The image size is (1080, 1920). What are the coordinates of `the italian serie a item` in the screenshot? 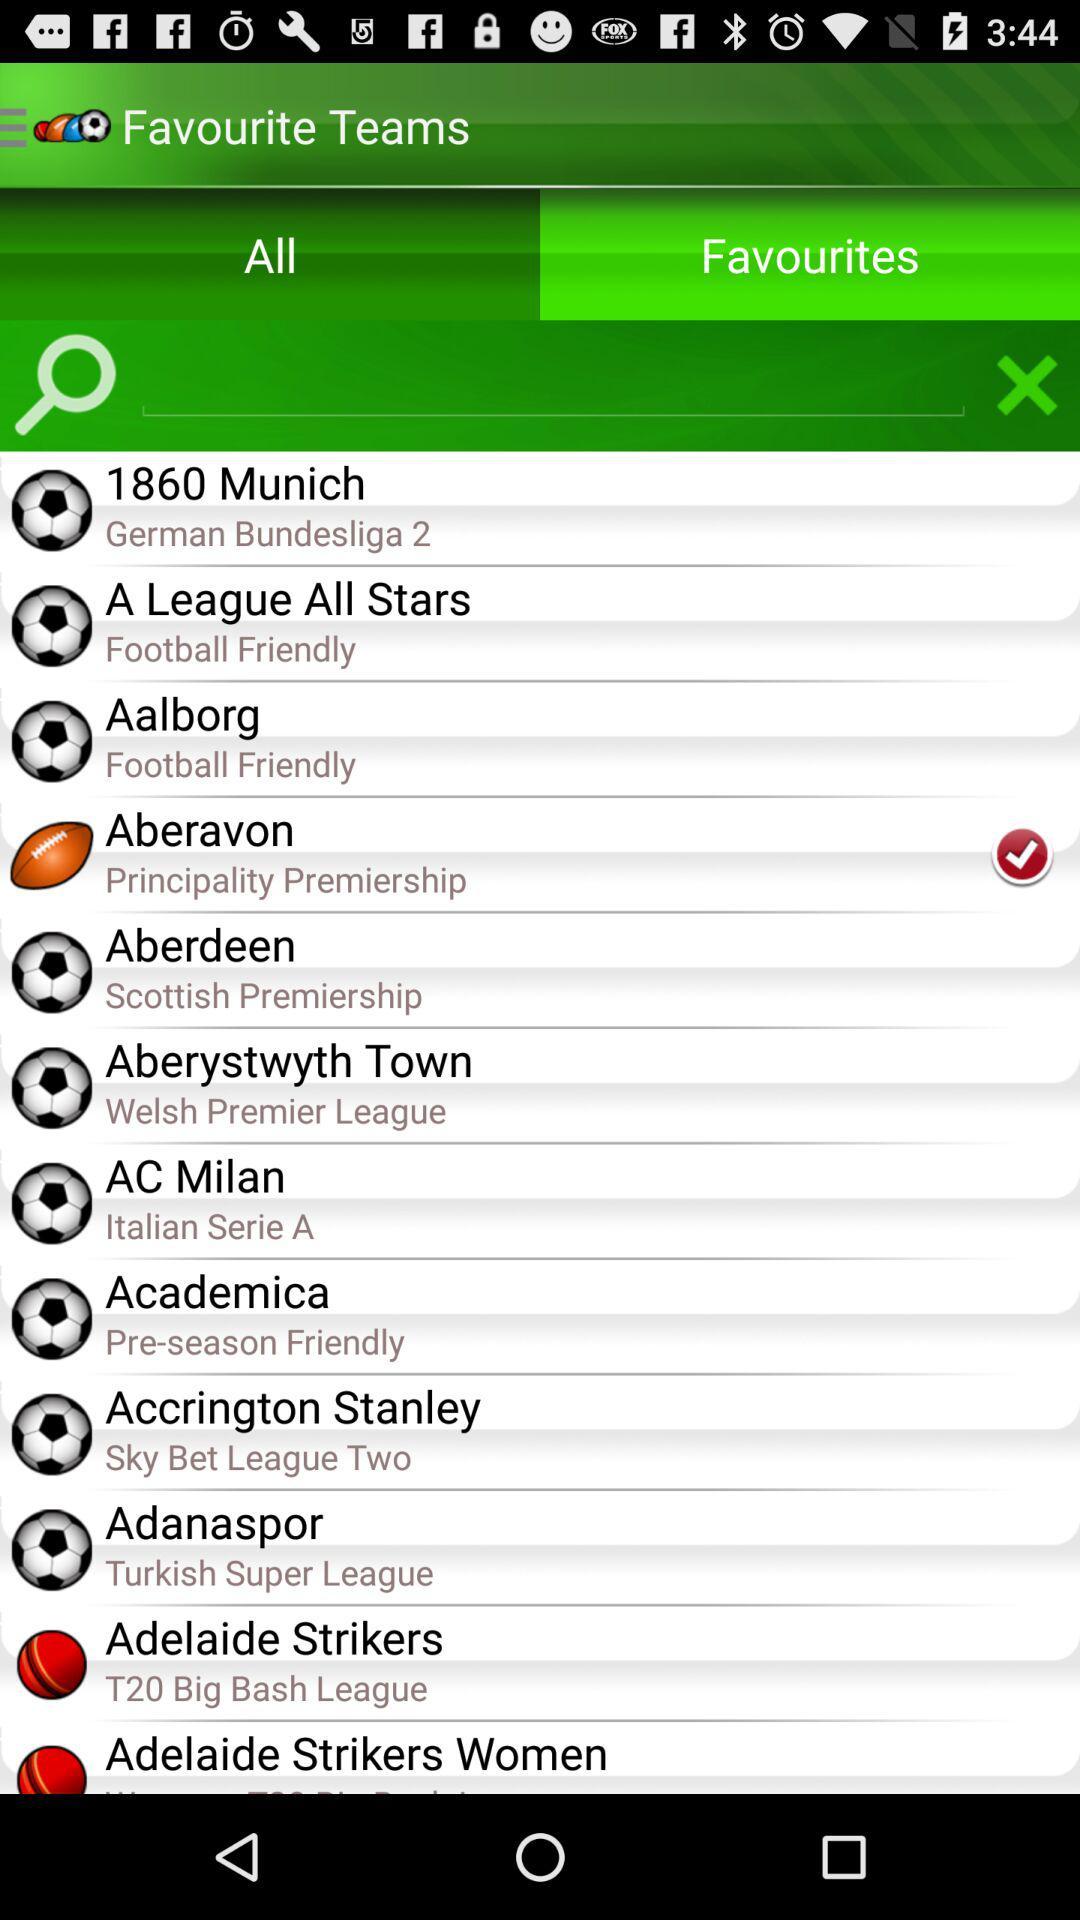 It's located at (591, 1223).